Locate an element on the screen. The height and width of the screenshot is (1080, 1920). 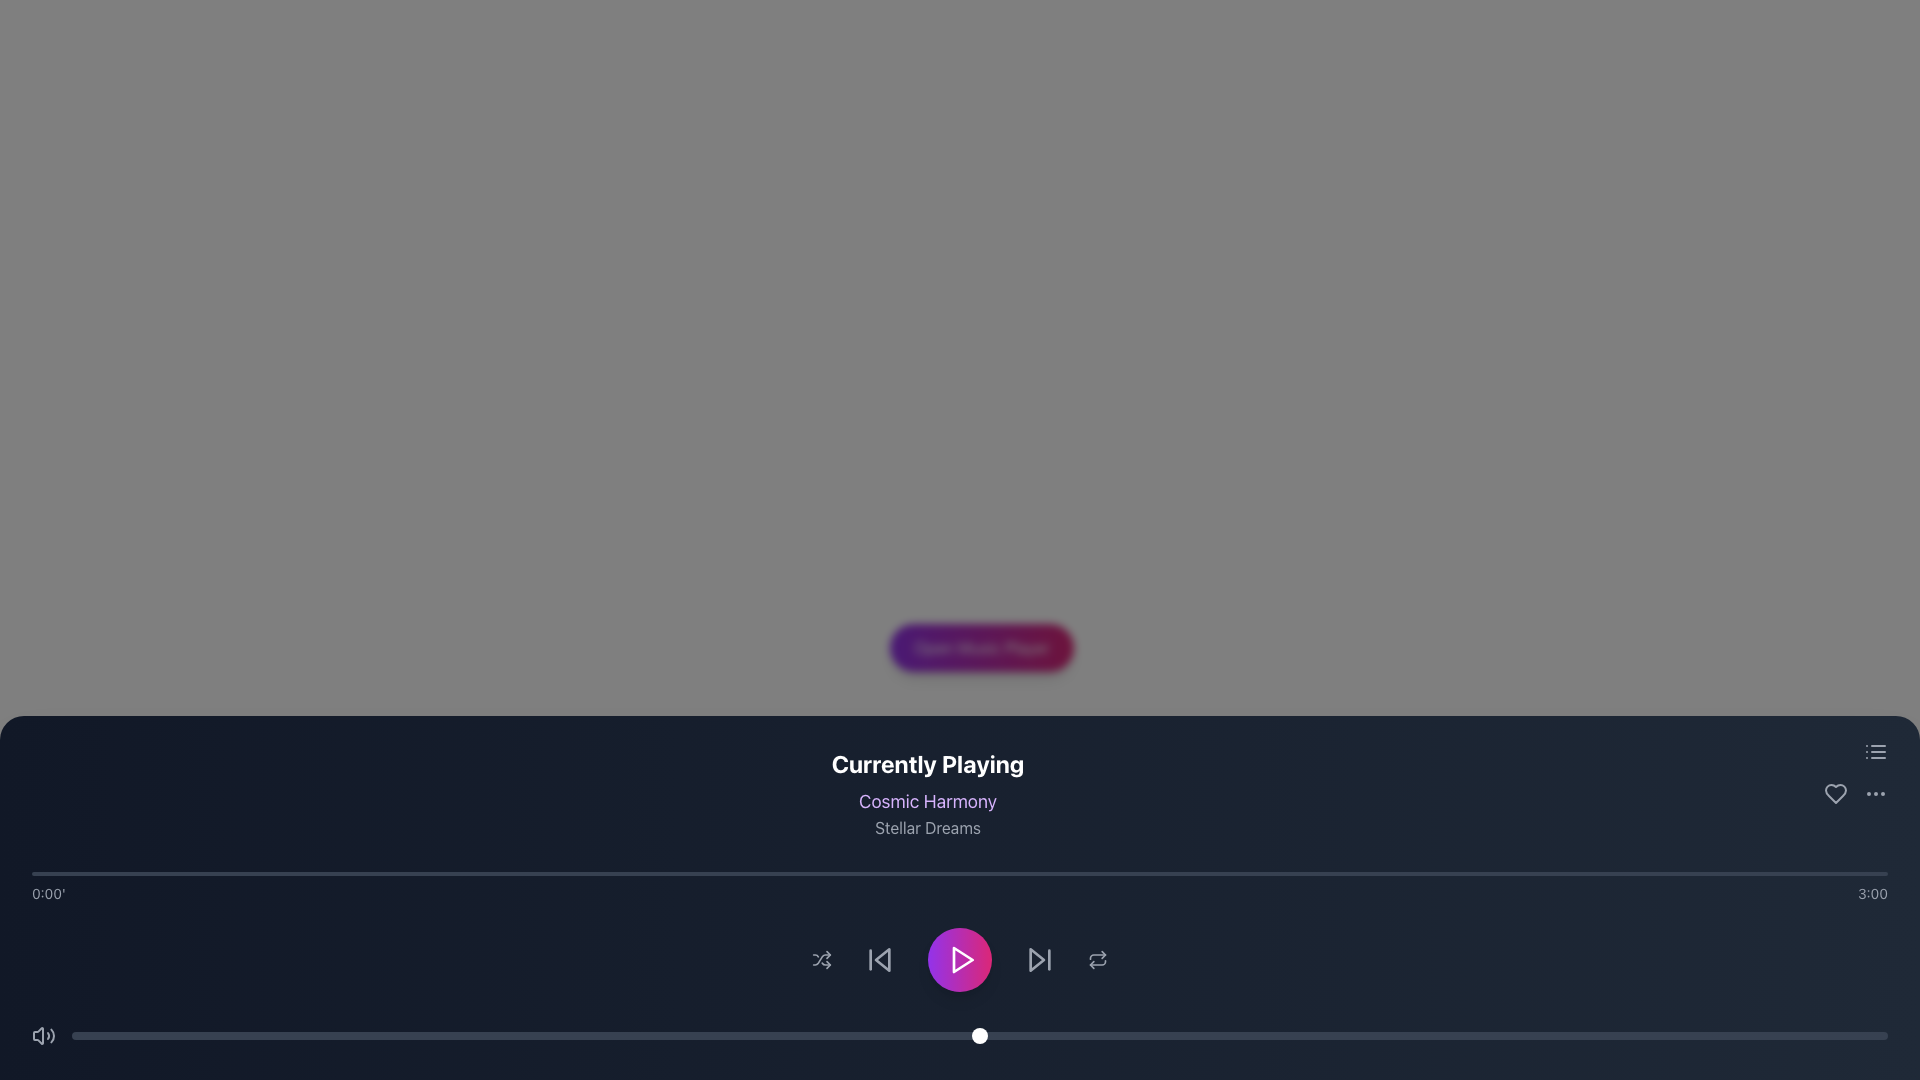
the text label indicating the current playback status of the interface, which is centered horizontally above the text elements 'Cosmic Harmony' and 'Stellar Dreams' is located at coordinates (926, 763).